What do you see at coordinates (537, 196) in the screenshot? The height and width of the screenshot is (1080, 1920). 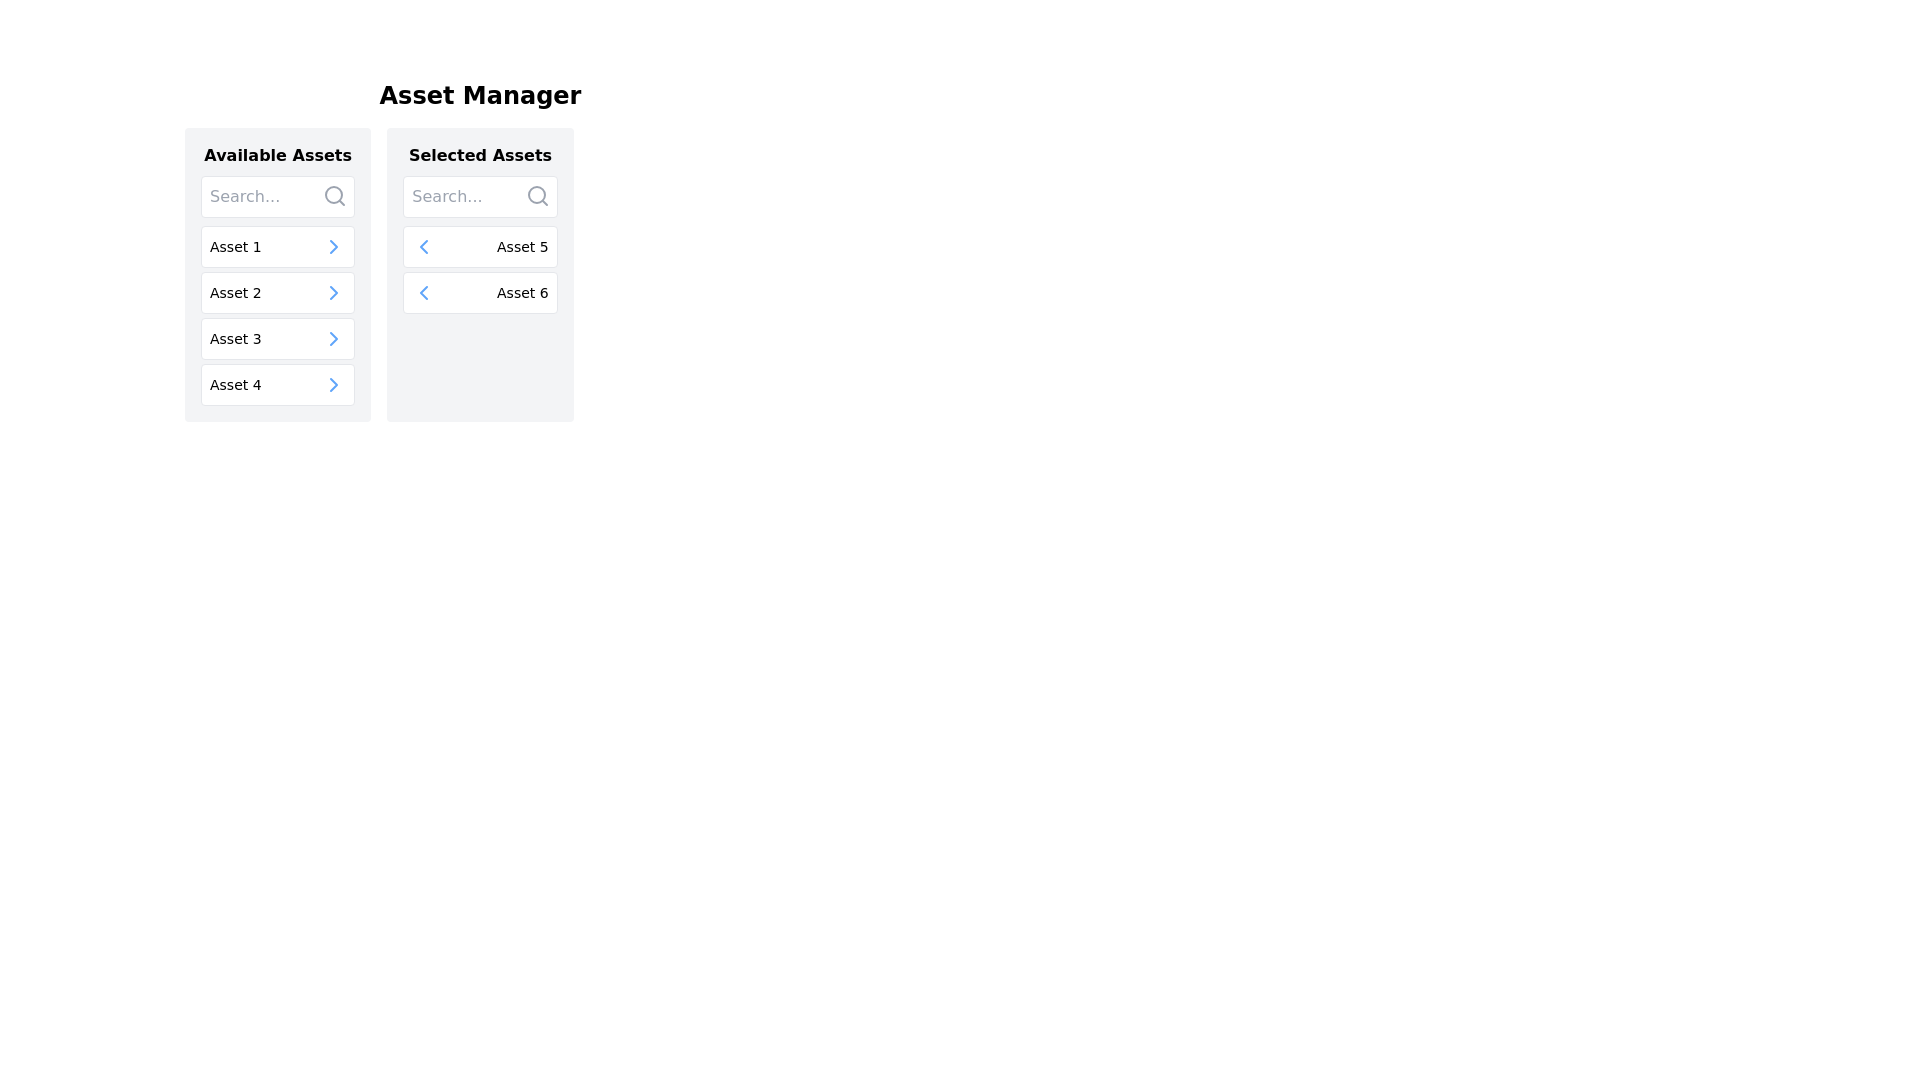 I see `the search icon located at the rightmost end of the 'Selected Assets' search bar, which serves as a visual cue for the search functionality` at bounding box center [537, 196].